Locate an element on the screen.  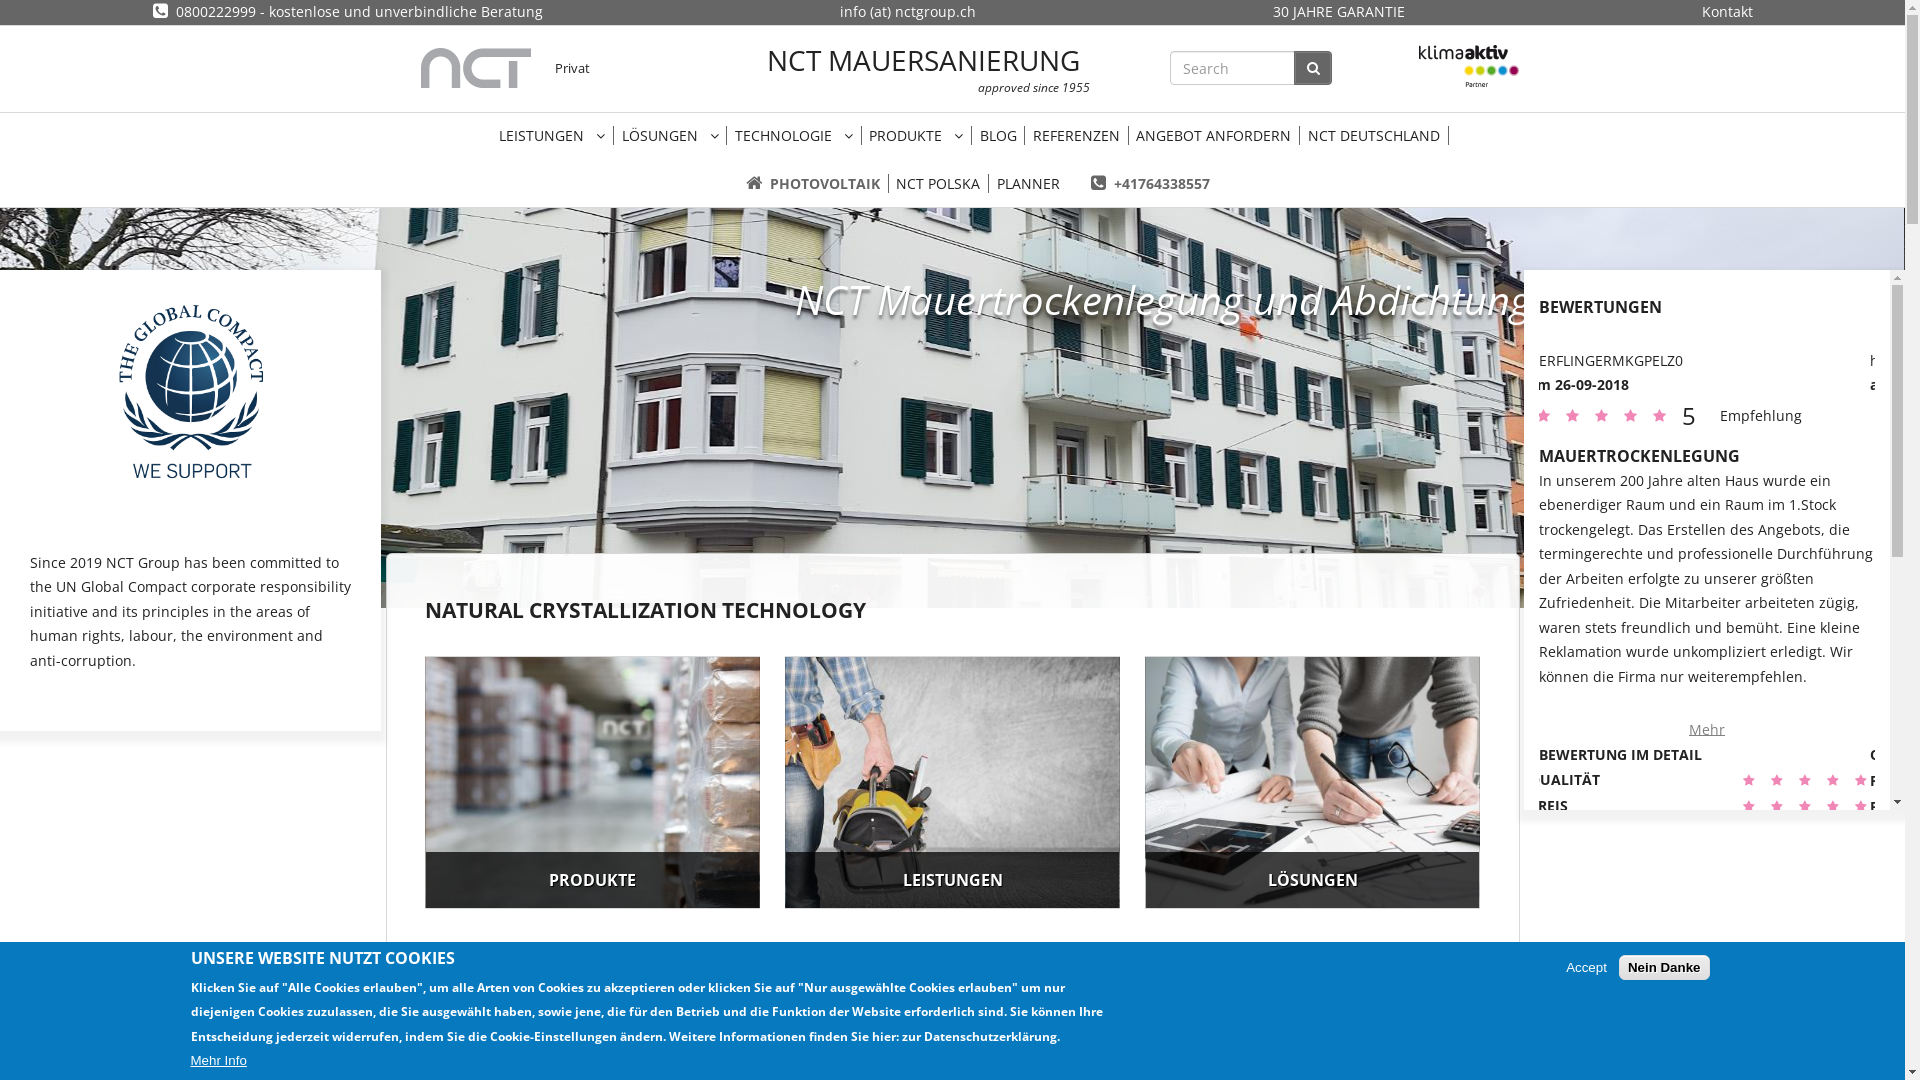
'info (at) nctgroup.ch' is located at coordinates (906, 11).